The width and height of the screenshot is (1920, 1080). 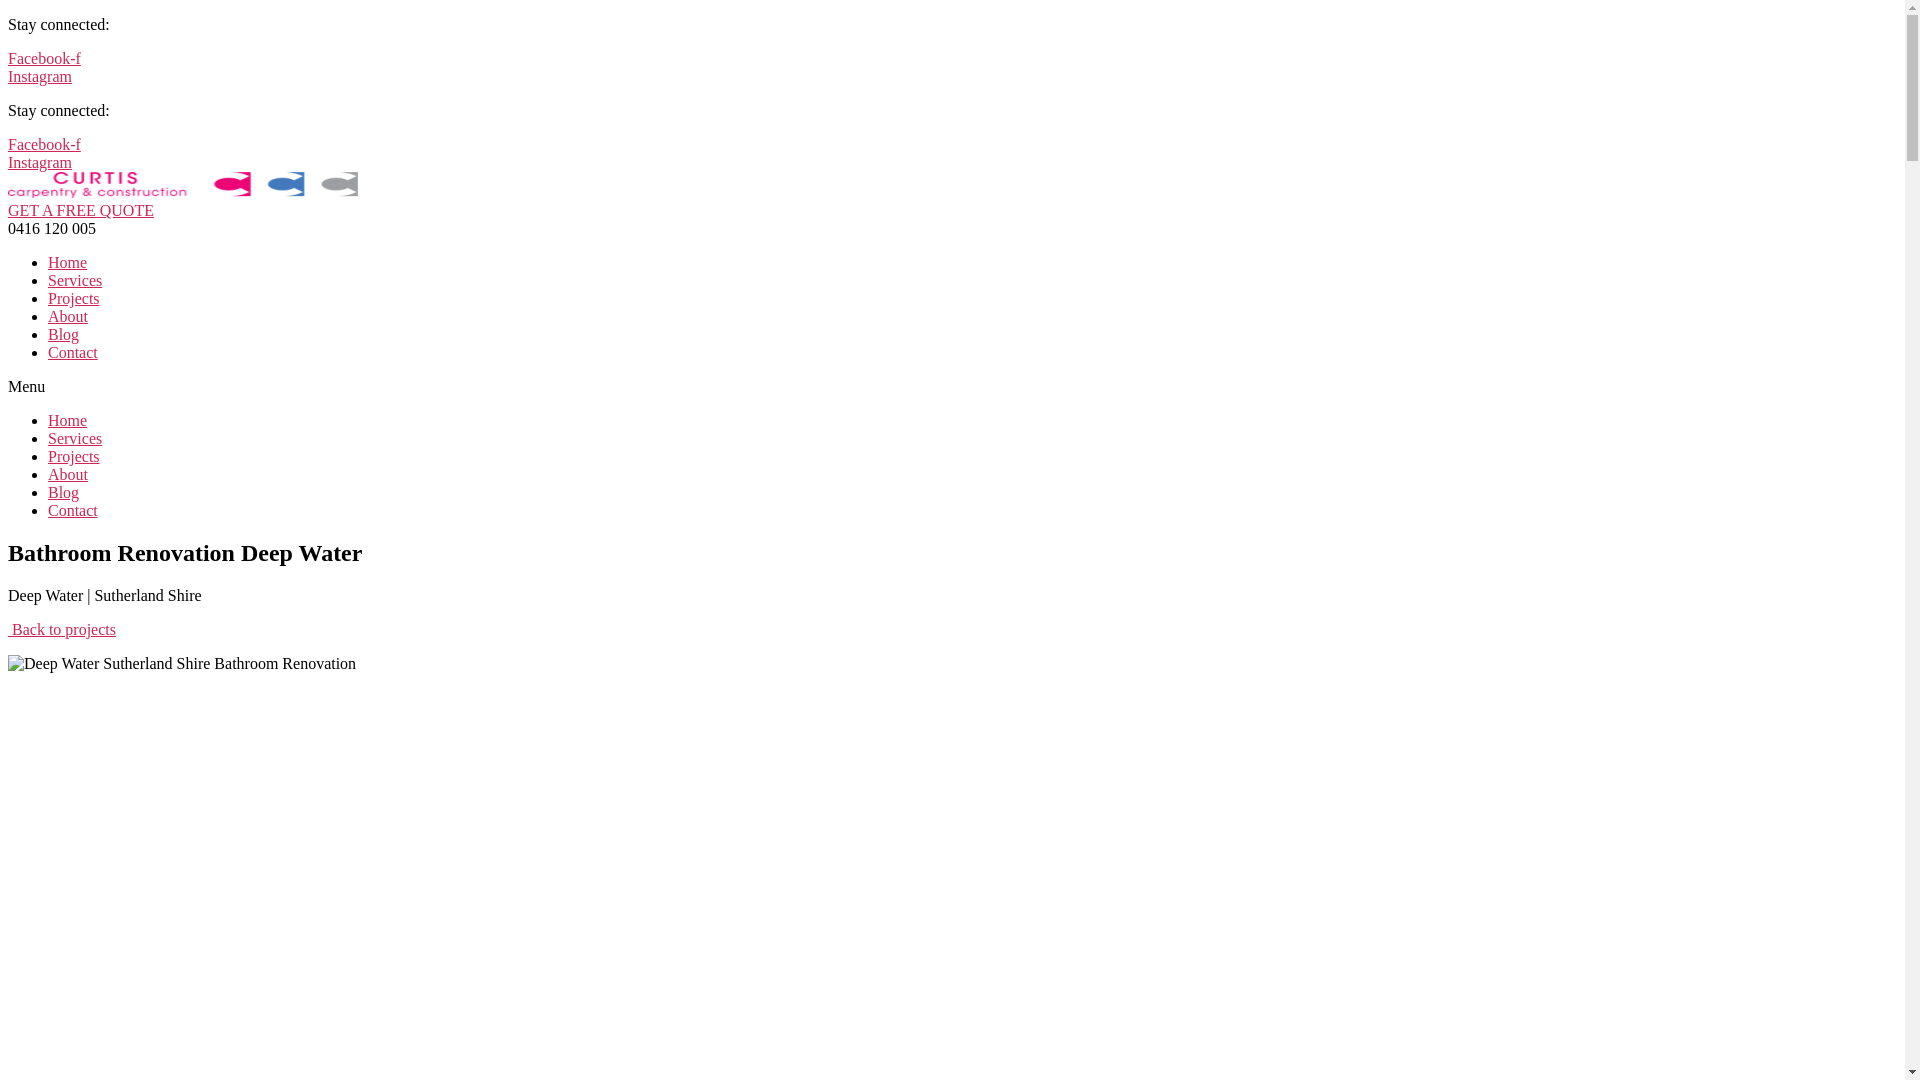 I want to click on 'Contact', so click(x=72, y=351).